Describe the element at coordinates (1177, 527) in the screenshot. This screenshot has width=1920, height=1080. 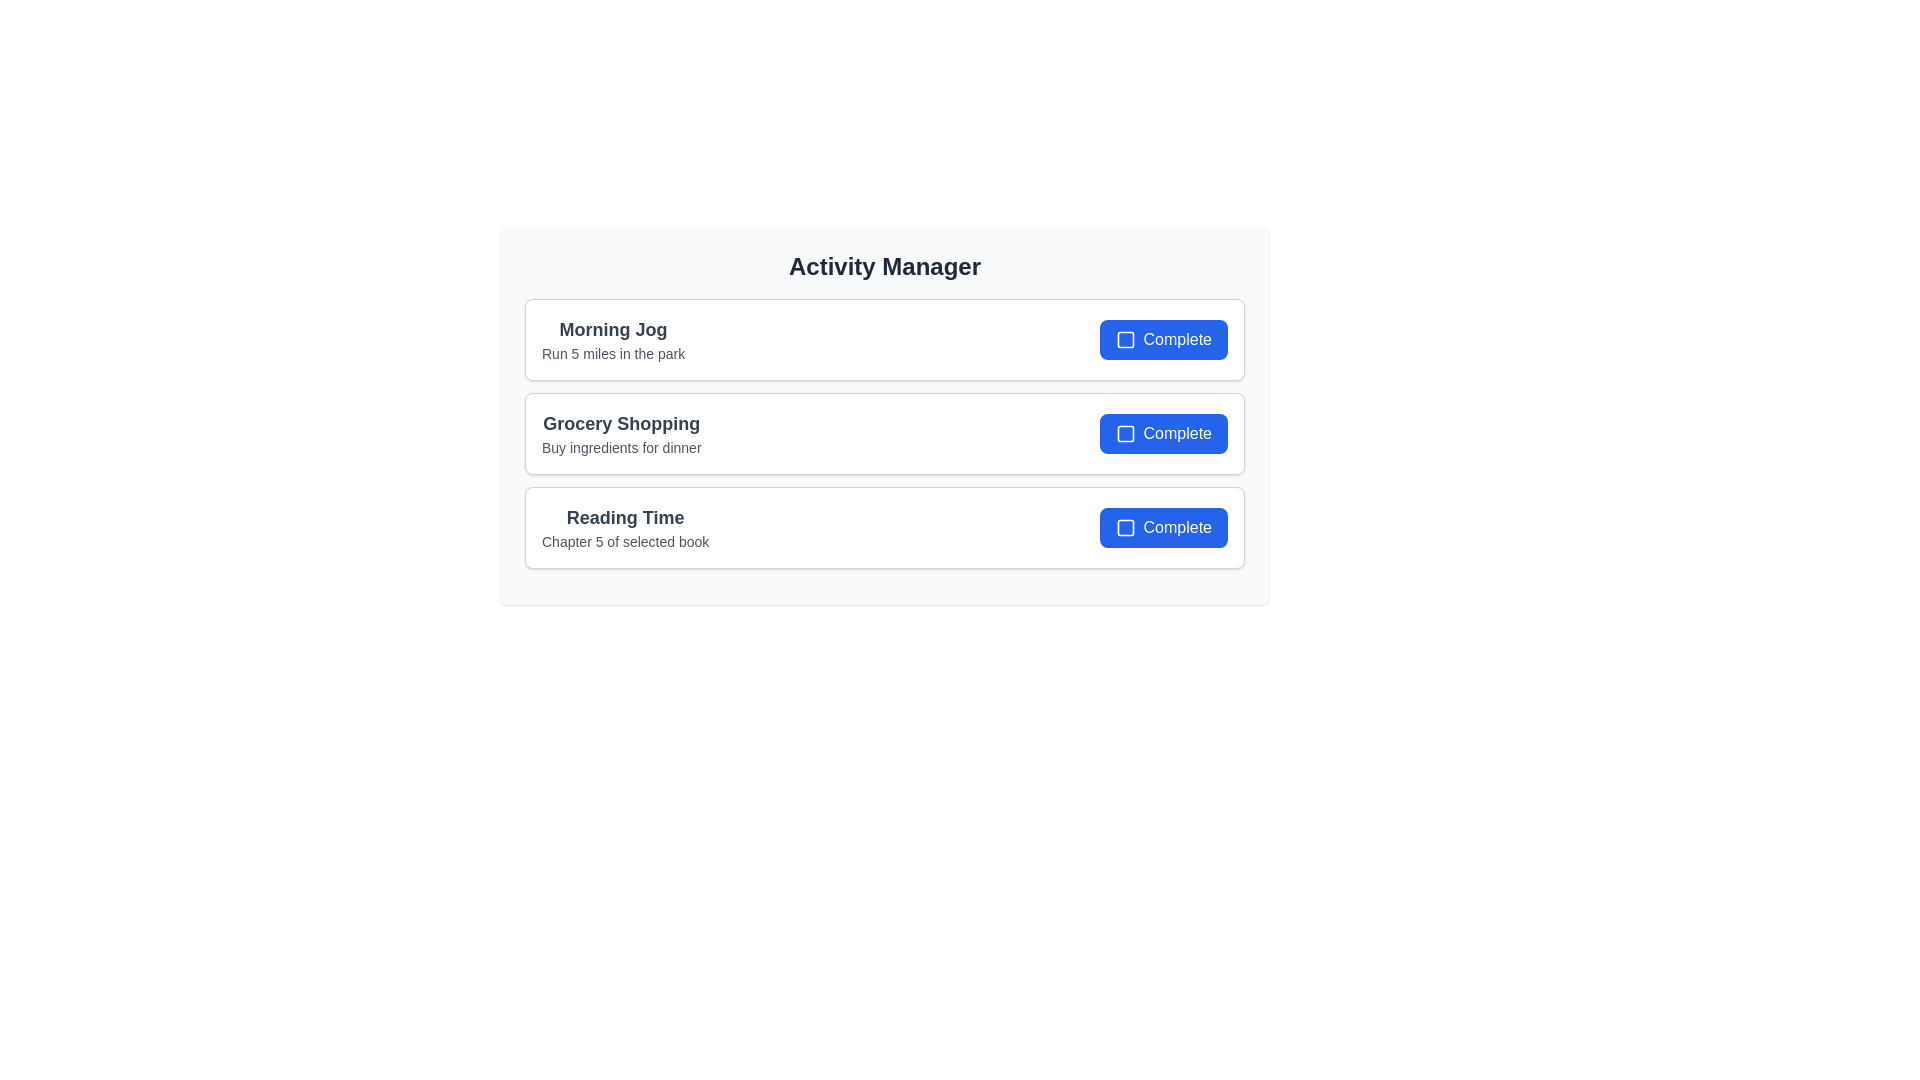
I see `the 'Complete' text of the button in the third row` at that location.